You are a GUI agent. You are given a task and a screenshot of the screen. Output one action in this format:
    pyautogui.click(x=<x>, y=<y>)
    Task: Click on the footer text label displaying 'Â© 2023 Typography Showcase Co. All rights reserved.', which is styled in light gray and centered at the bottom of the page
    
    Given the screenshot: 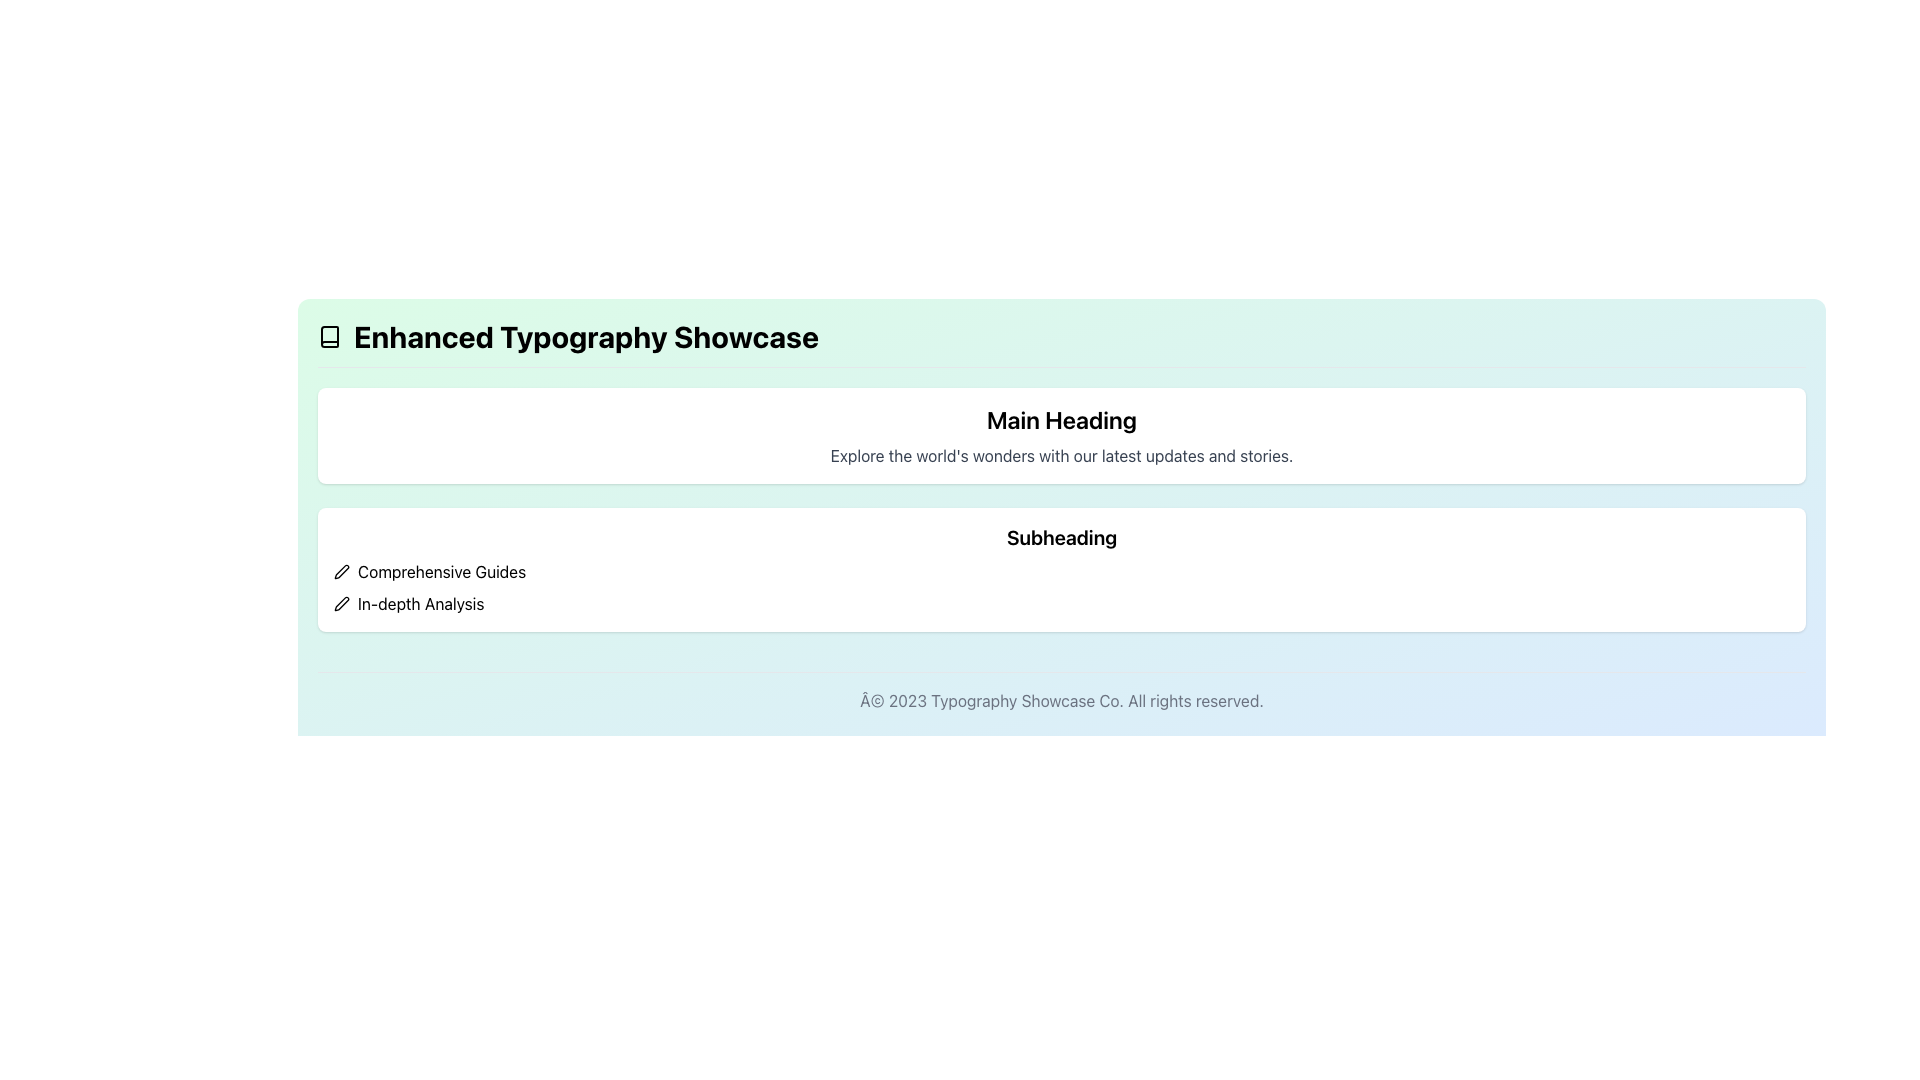 What is the action you would take?
    pyautogui.click(x=1060, y=700)
    